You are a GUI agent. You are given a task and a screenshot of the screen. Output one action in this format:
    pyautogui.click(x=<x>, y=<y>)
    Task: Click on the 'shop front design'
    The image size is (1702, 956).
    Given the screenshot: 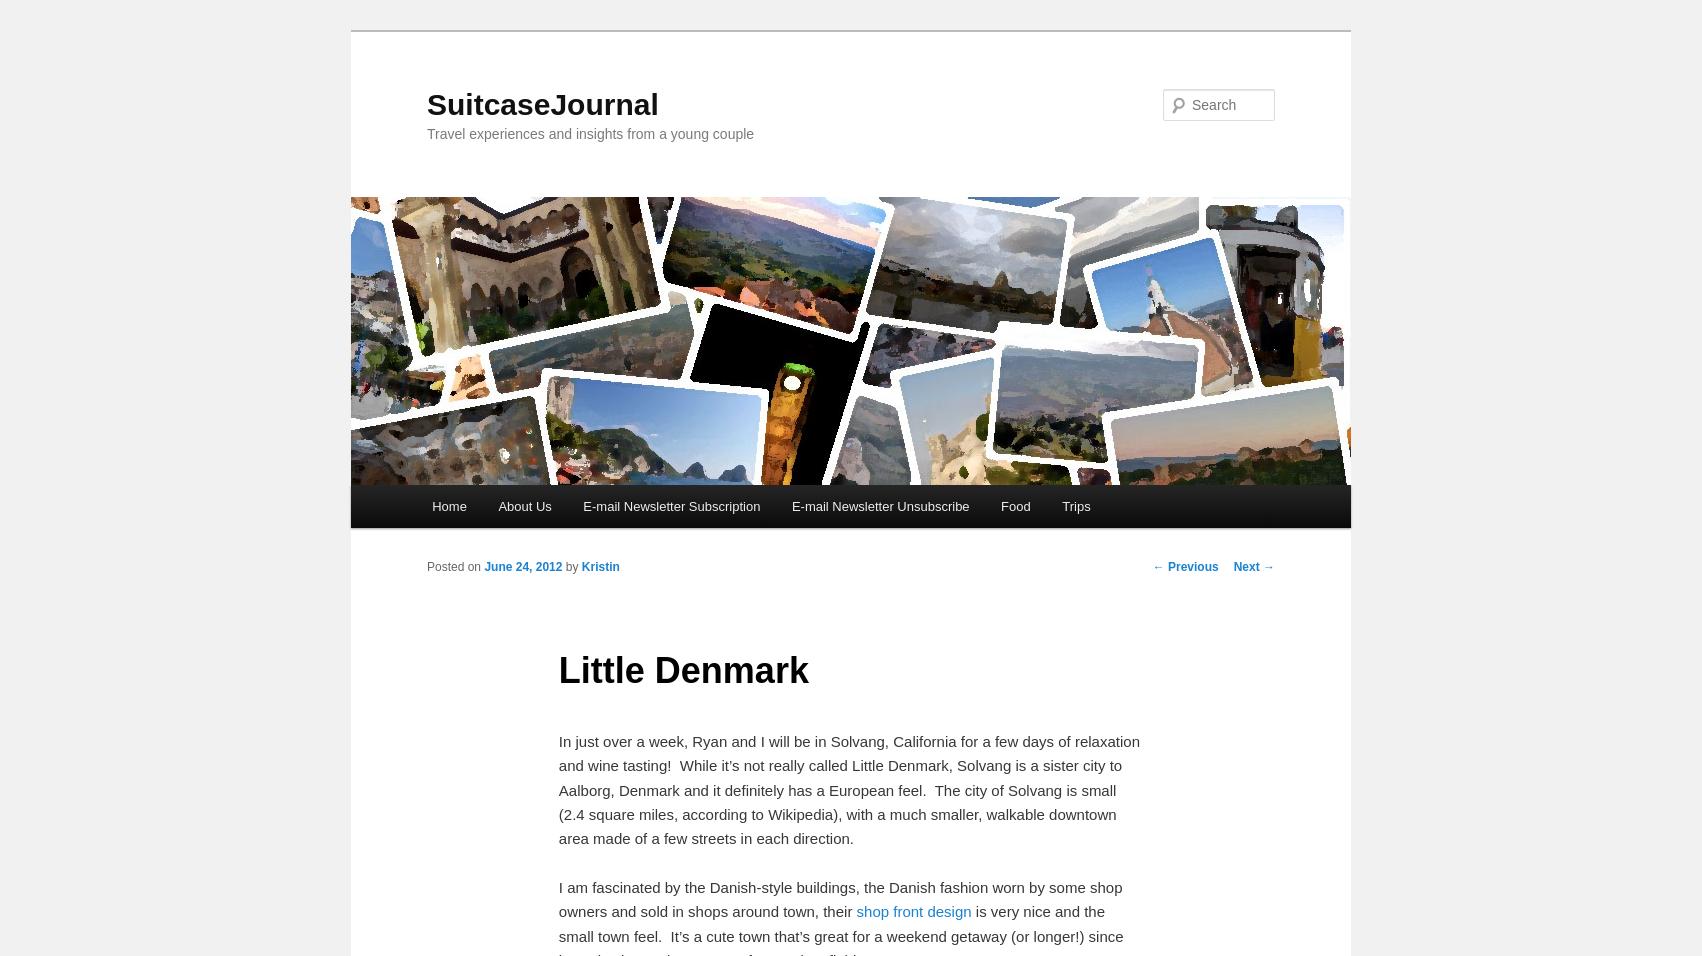 What is the action you would take?
    pyautogui.click(x=913, y=911)
    